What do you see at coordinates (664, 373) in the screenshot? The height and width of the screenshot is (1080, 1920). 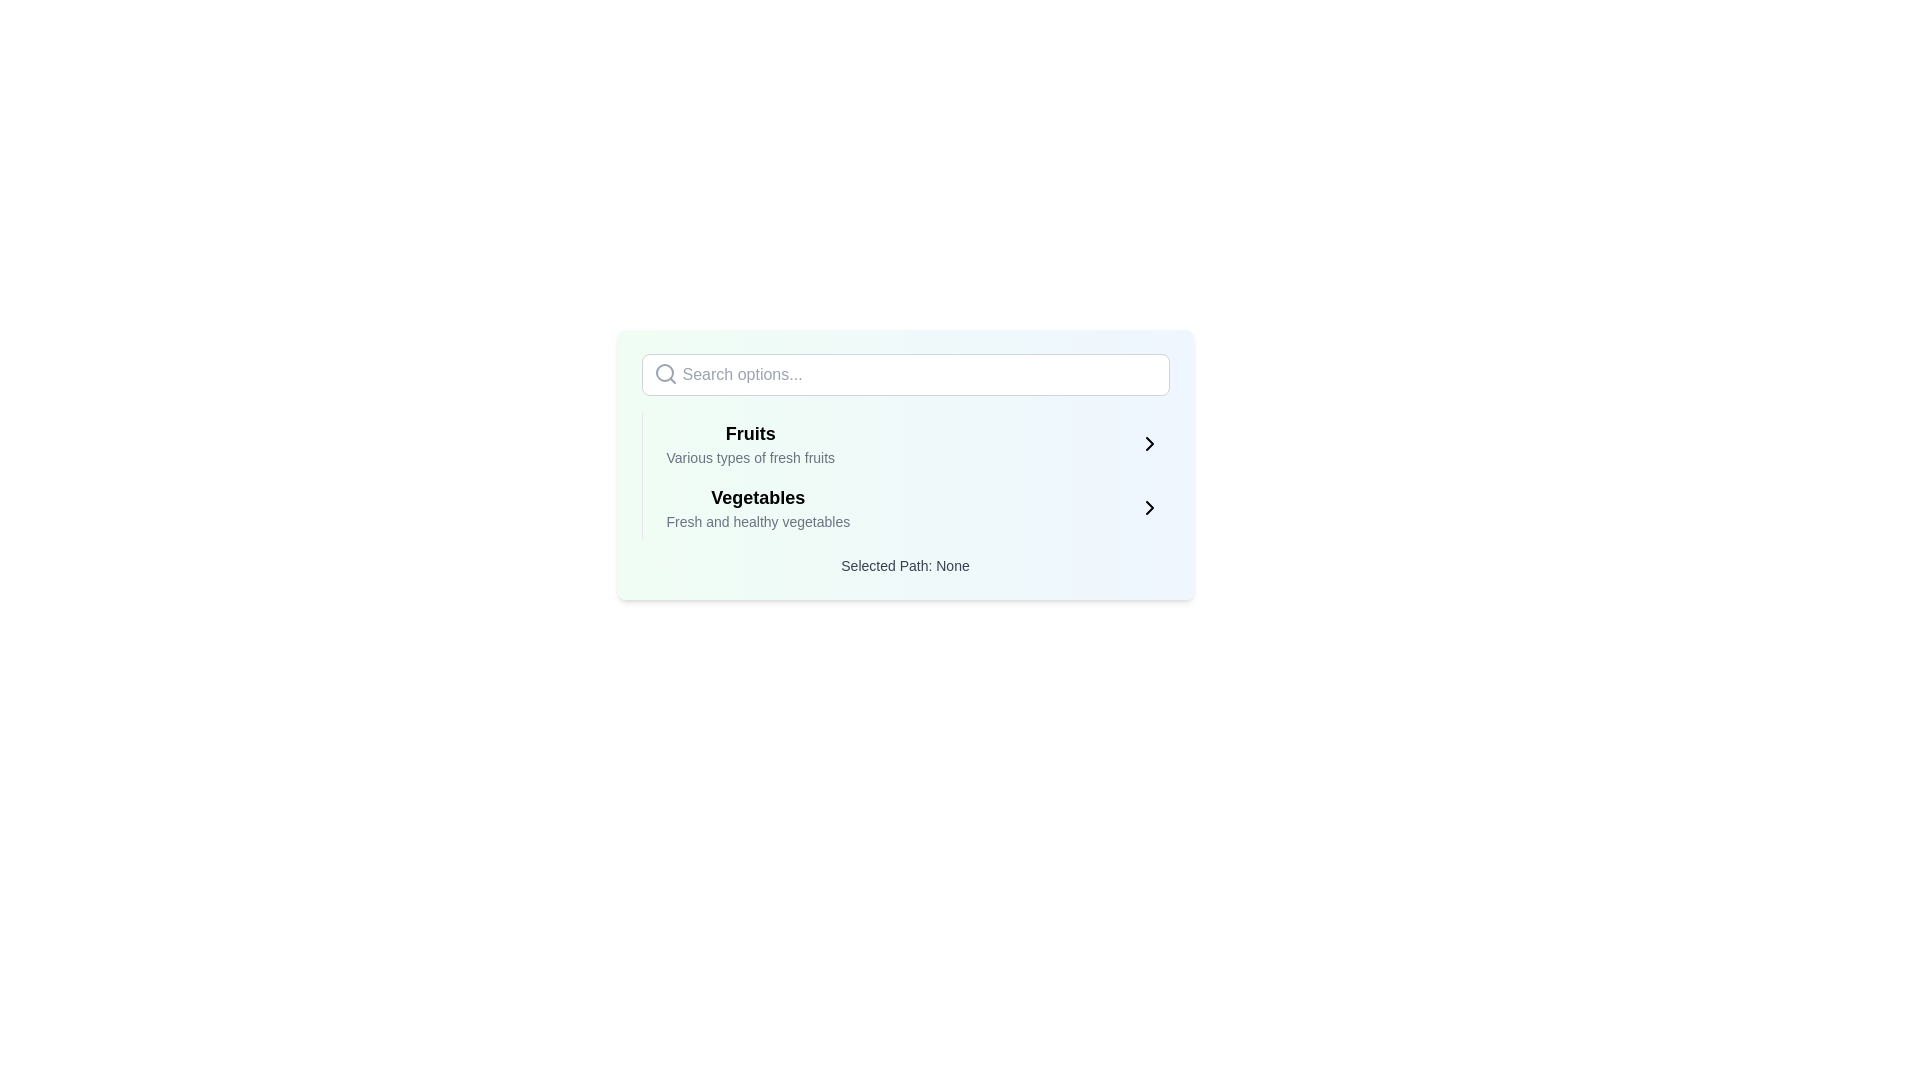 I see `the circular portion of the magnifying glass icon located next to the search input field` at bounding box center [664, 373].